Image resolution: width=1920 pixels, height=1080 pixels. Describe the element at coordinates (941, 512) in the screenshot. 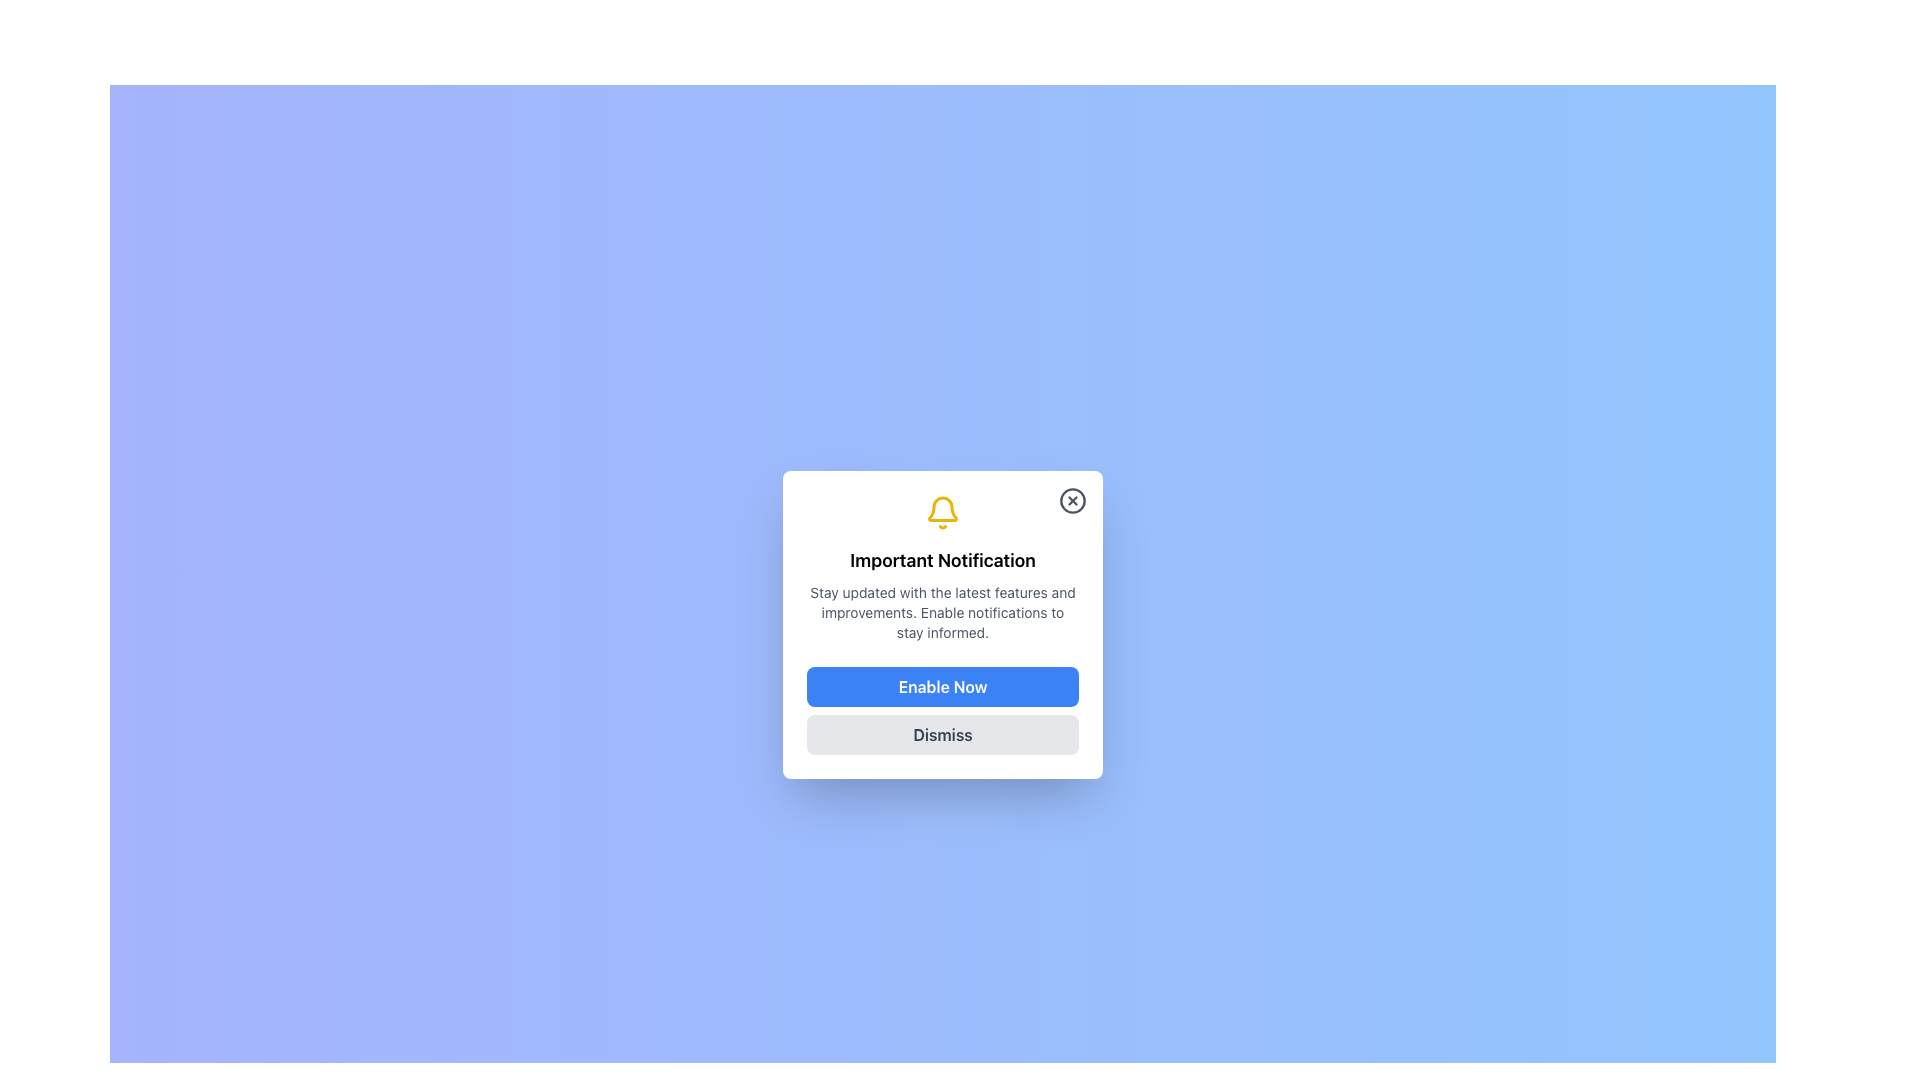

I see `the decorative bell icon at the upper part of the notification dialog, which serves as a visual representation of notifications` at that location.